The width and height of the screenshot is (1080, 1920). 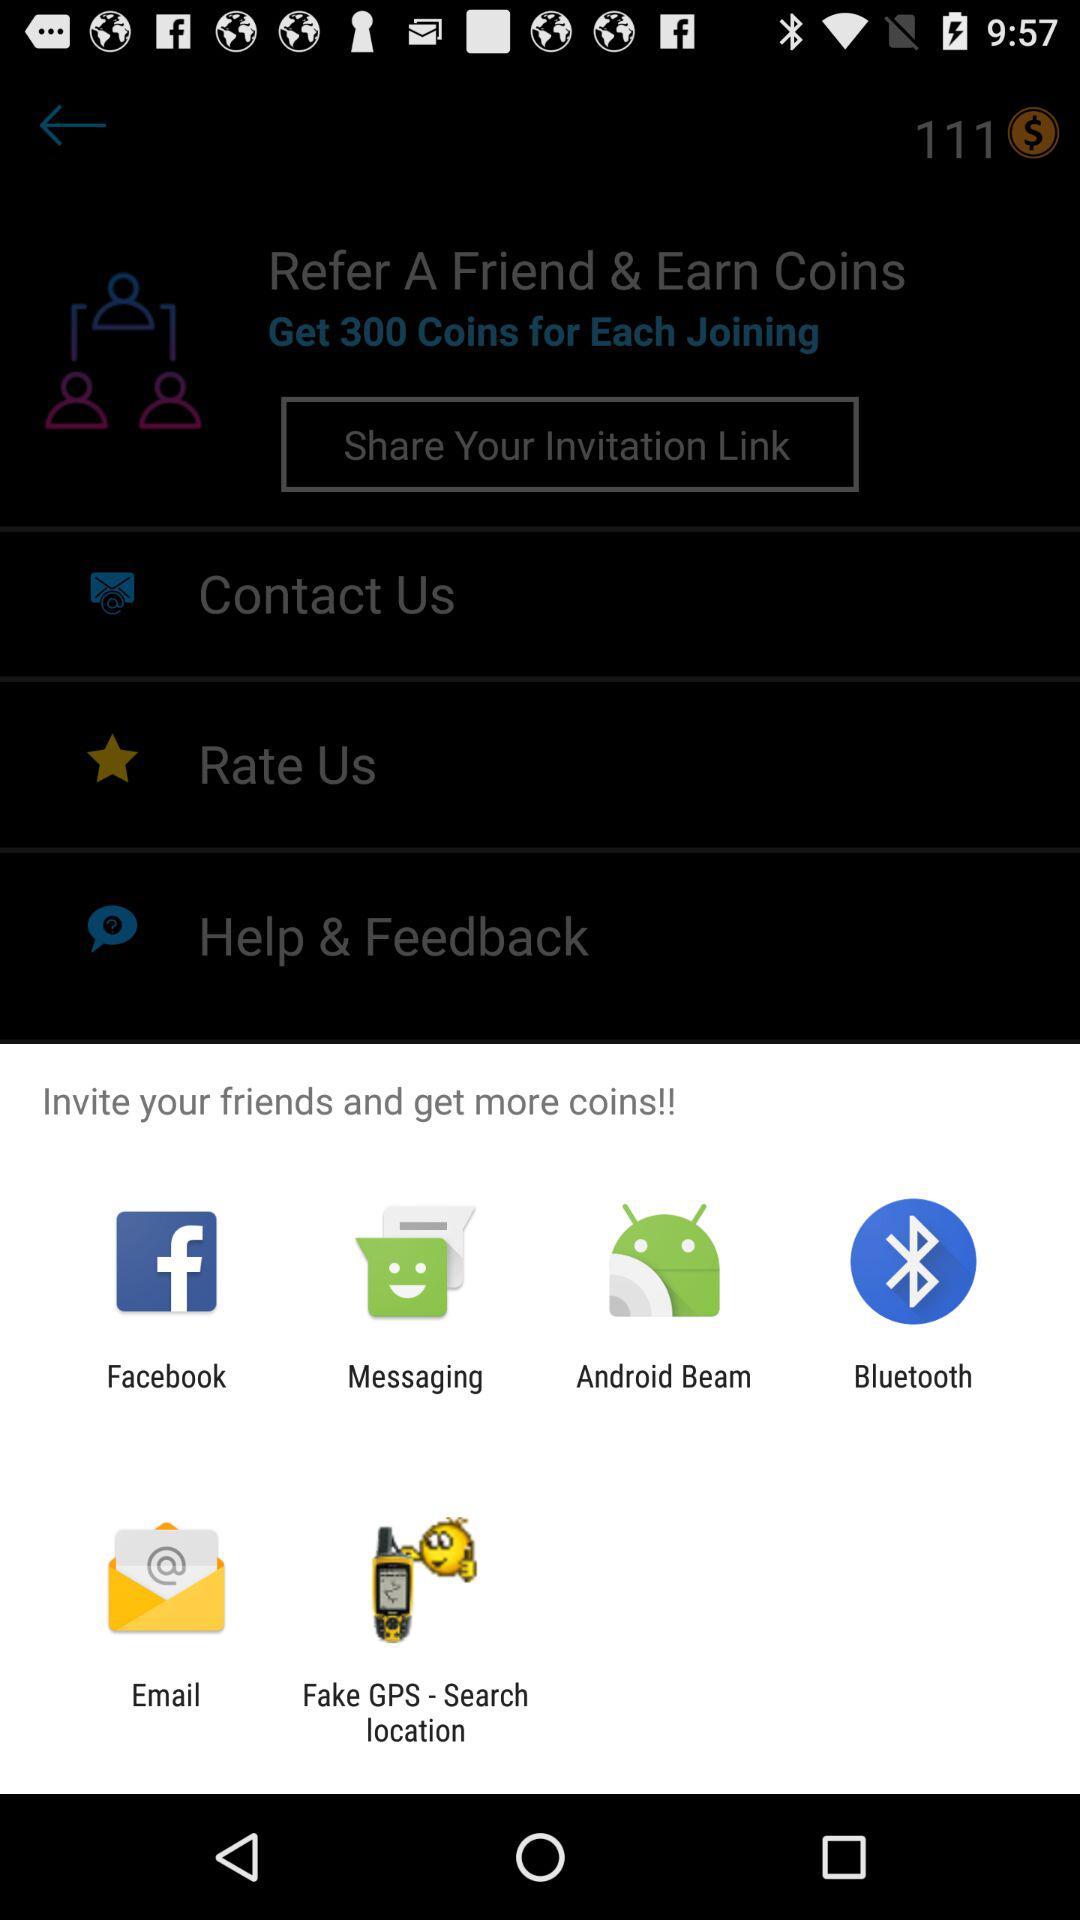 What do you see at coordinates (165, 1392) in the screenshot?
I see `the facebook item` at bounding box center [165, 1392].